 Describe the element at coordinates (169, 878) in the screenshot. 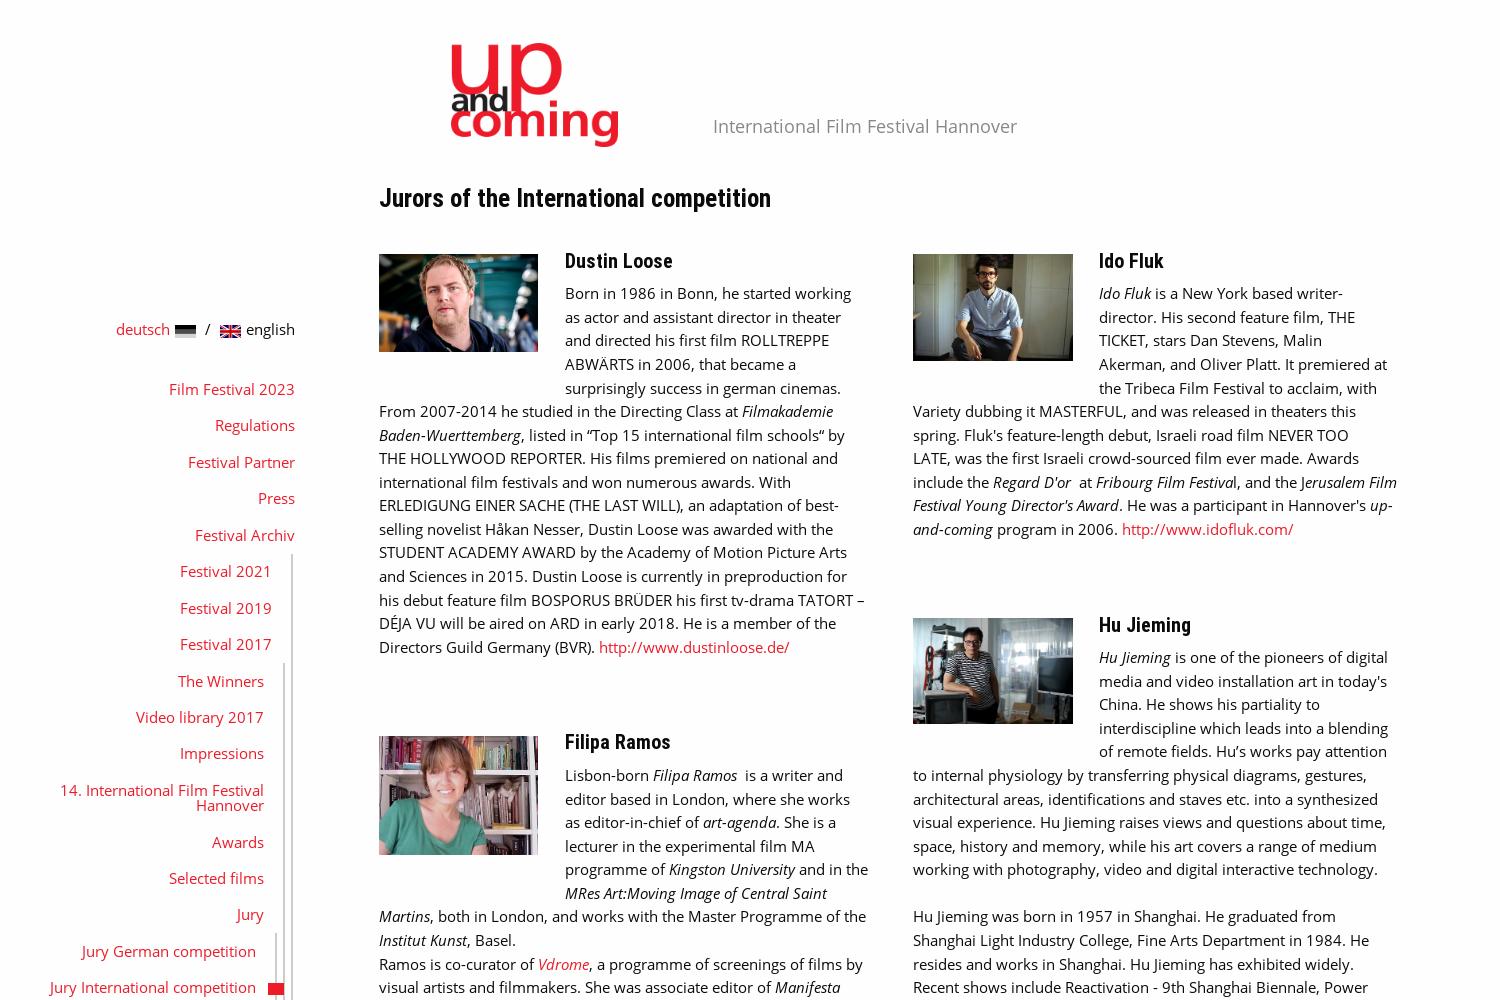

I see `'Selected films'` at that location.